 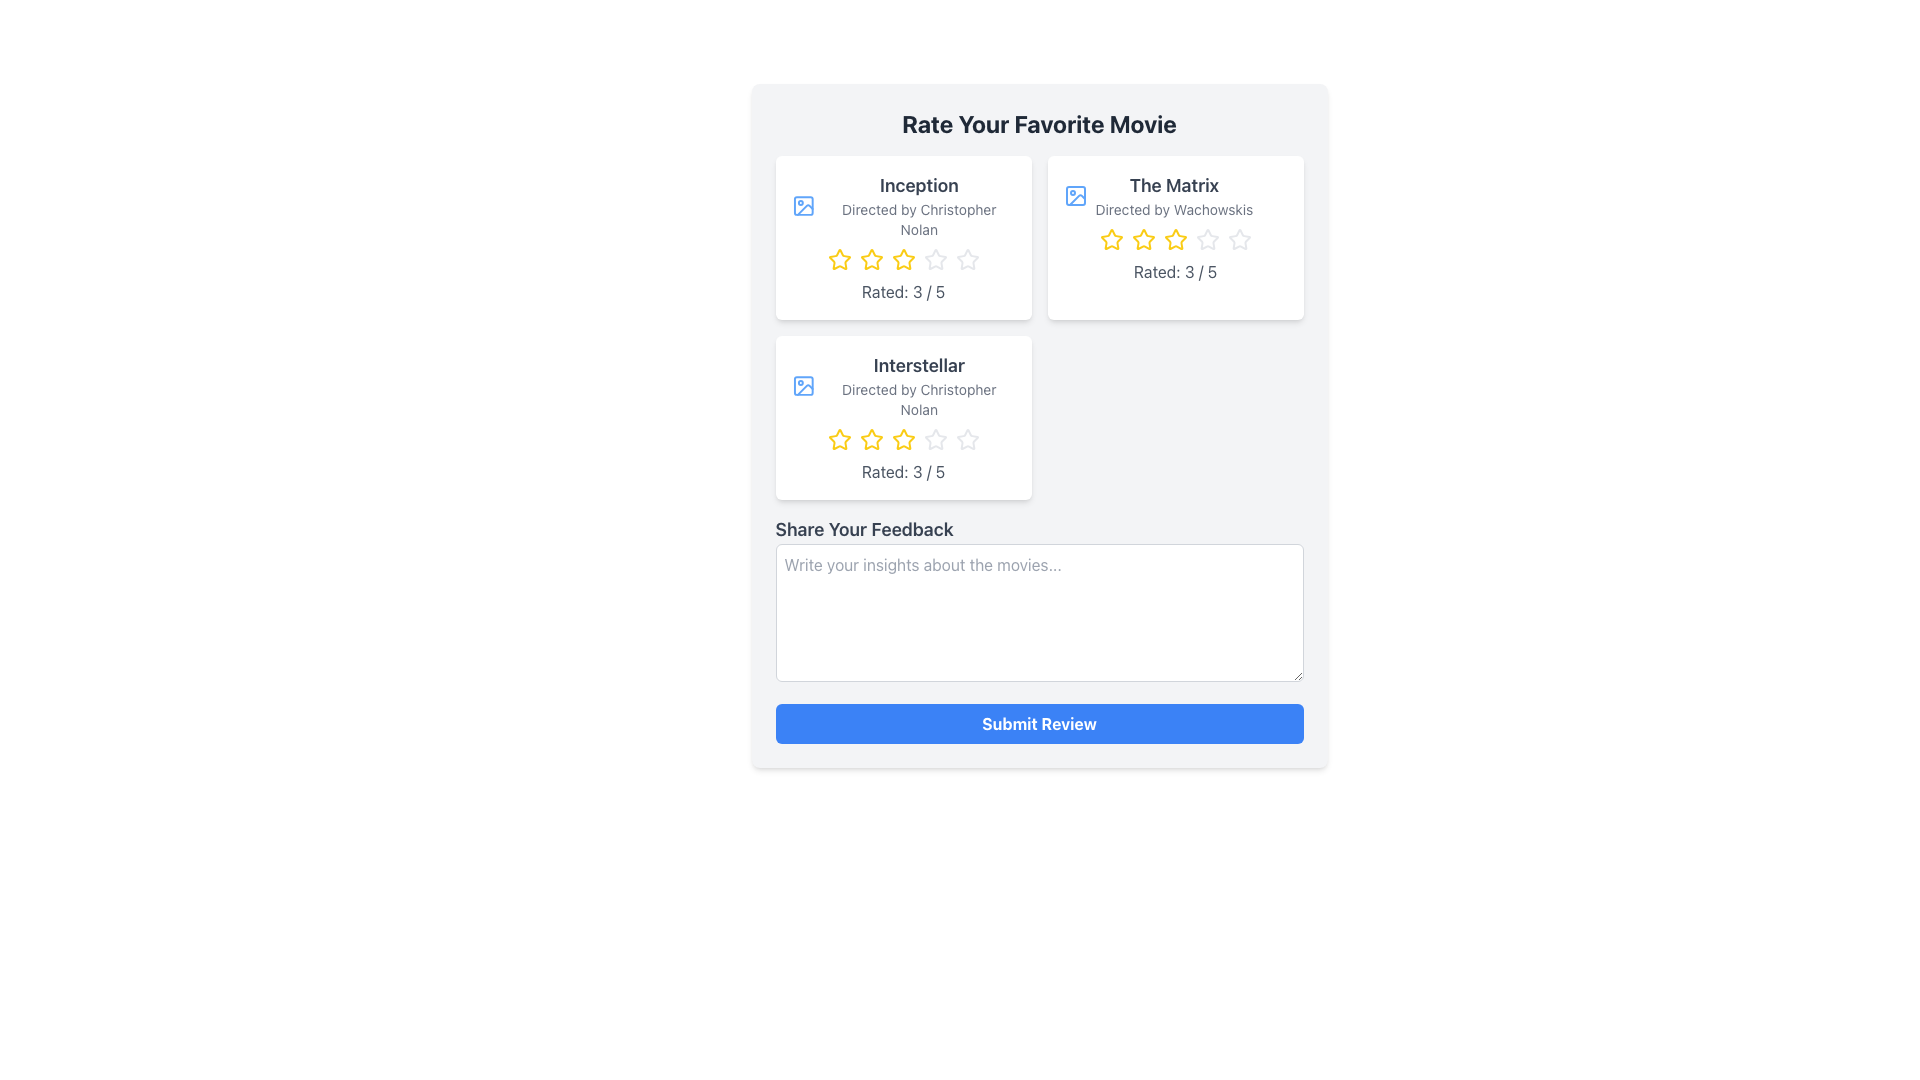 I want to click on the text label that displays the rating 'Rated: 3 / 5' for the movie 'The Matrix', which is styled in gray and positioned below the rating stars inside the card component, so click(x=1175, y=272).